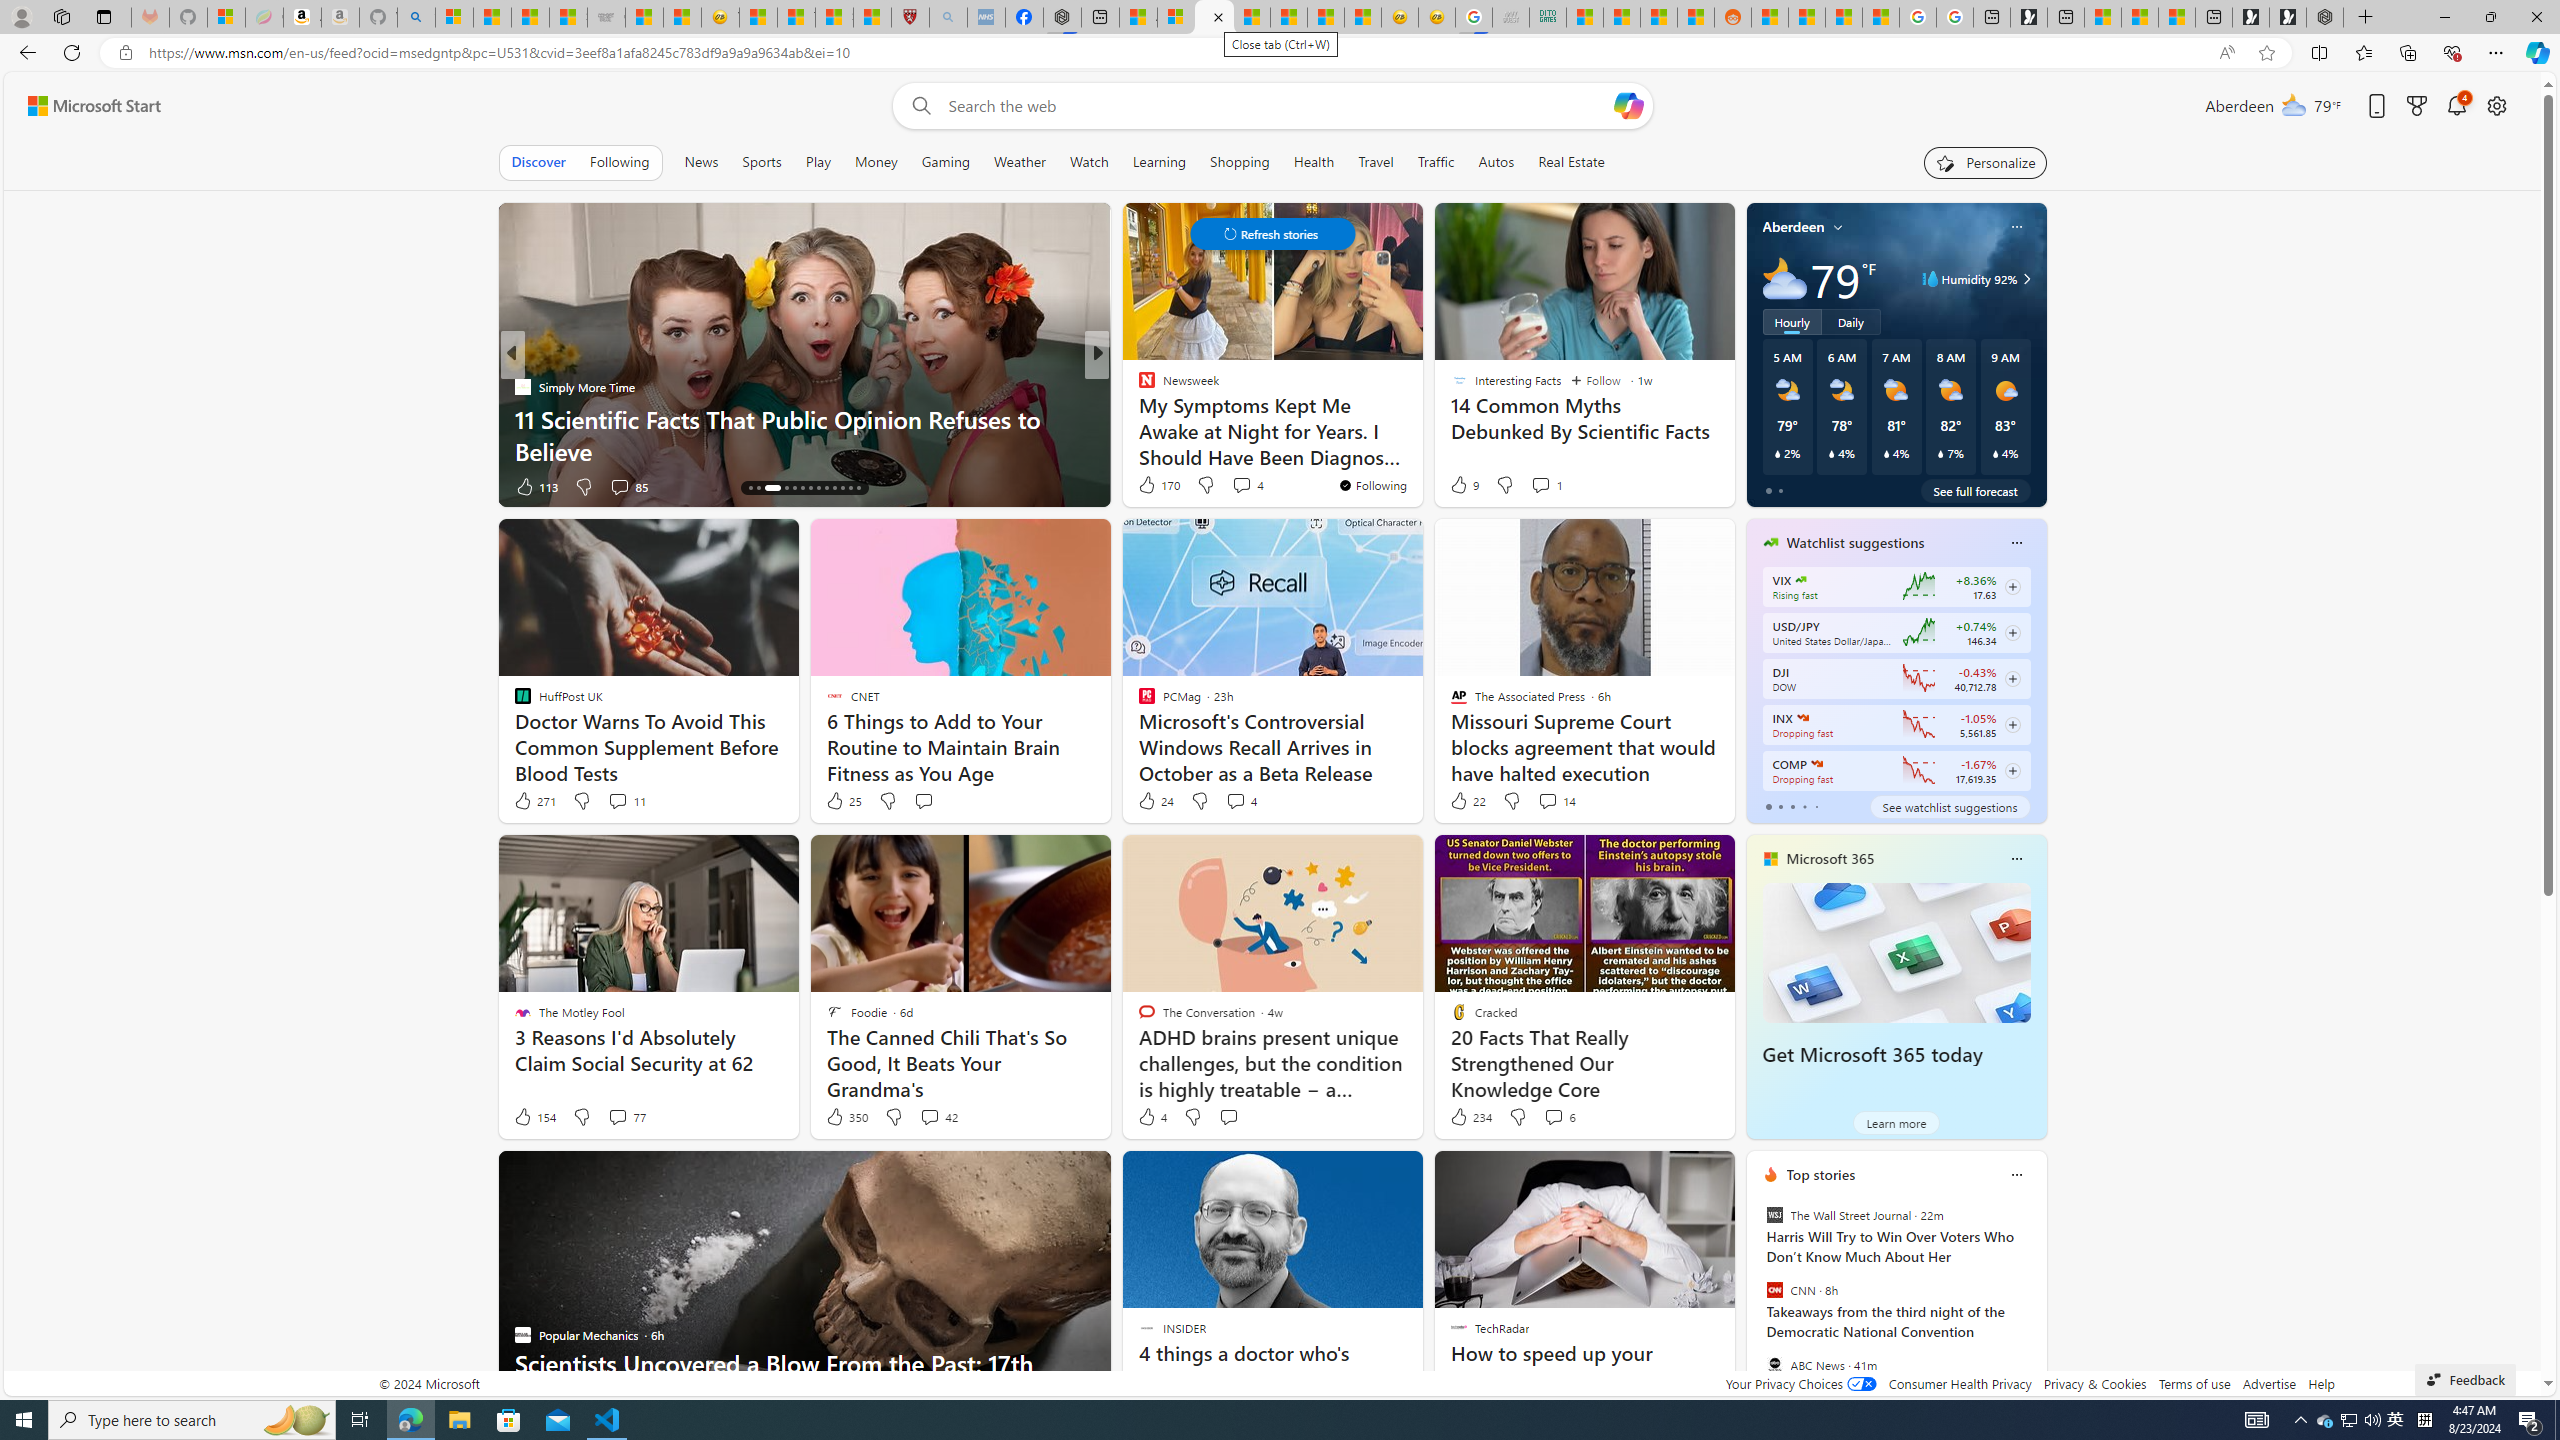 Image resolution: width=2560 pixels, height=1440 pixels. What do you see at coordinates (1838, 225) in the screenshot?
I see `'My location'` at bounding box center [1838, 225].